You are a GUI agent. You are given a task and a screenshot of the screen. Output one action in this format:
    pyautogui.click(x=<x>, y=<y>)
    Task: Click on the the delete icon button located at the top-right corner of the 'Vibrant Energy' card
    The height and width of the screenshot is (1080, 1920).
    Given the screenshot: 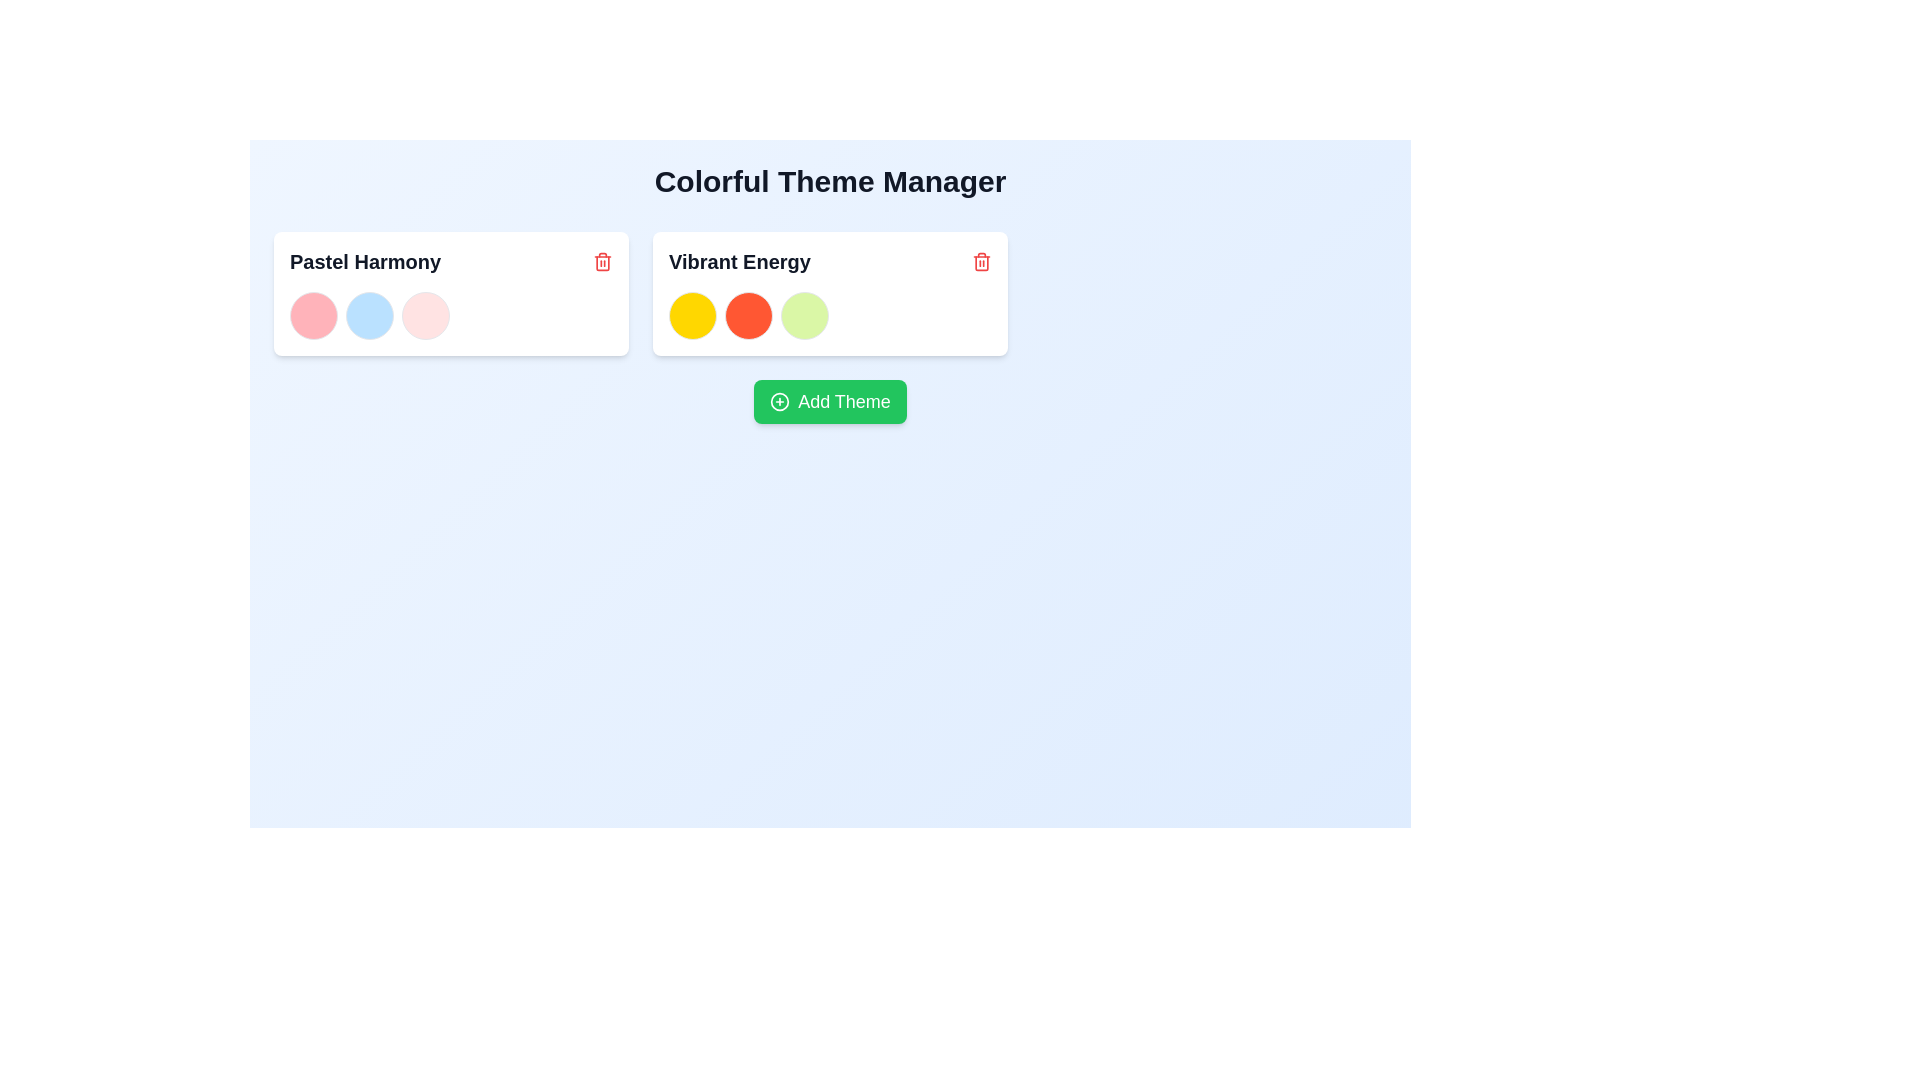 What is the action you would take?
    pyautogui.click(x=982, y=261)
    